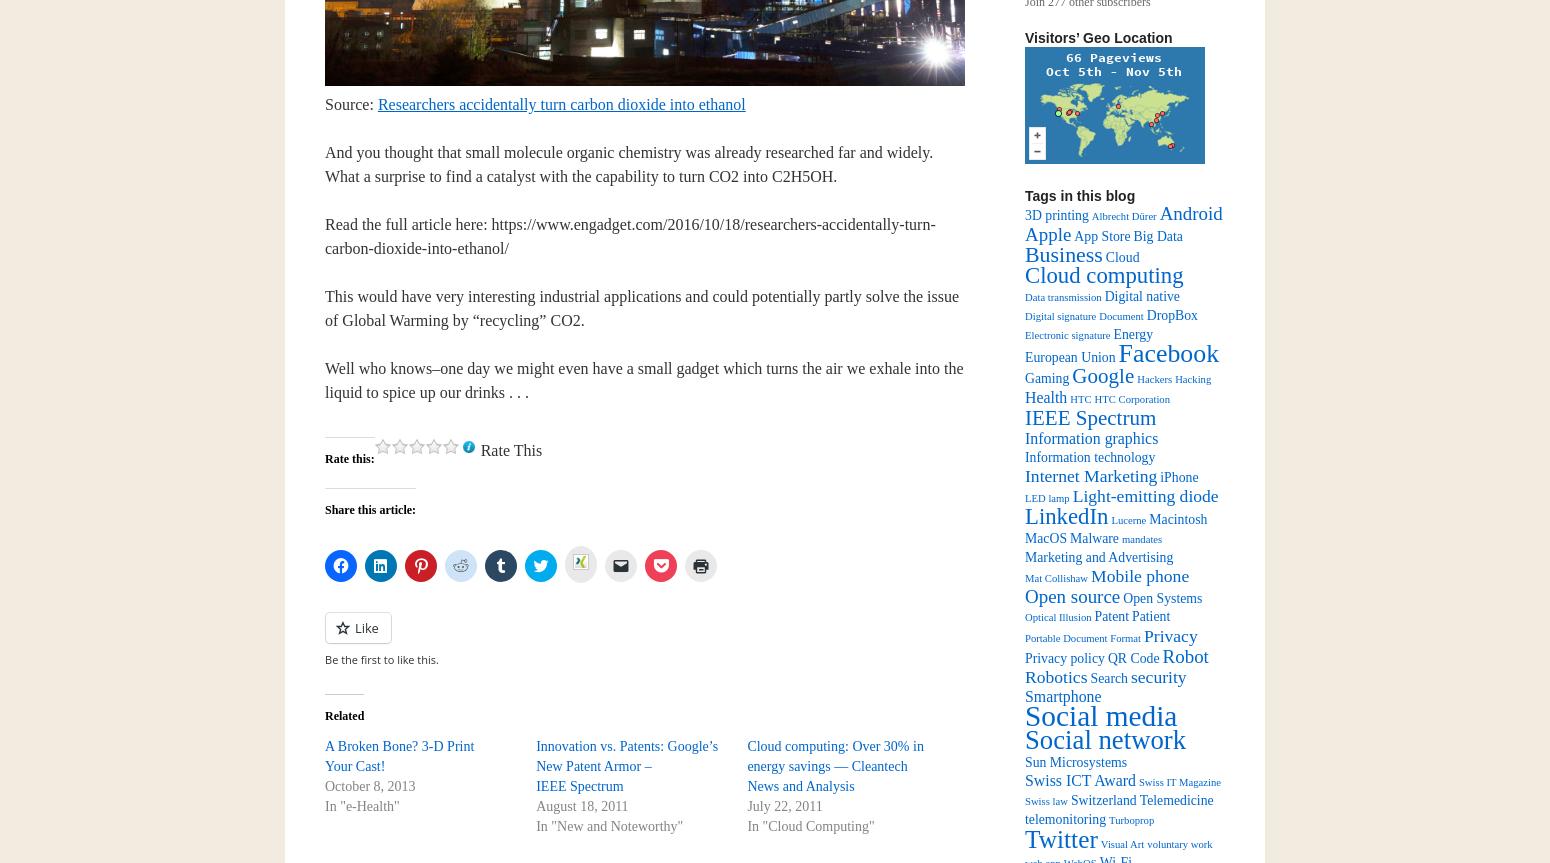 The width and height of the screenshot is (1550, 863). I want to click on 'Cloud computing', so click(1025, 274).